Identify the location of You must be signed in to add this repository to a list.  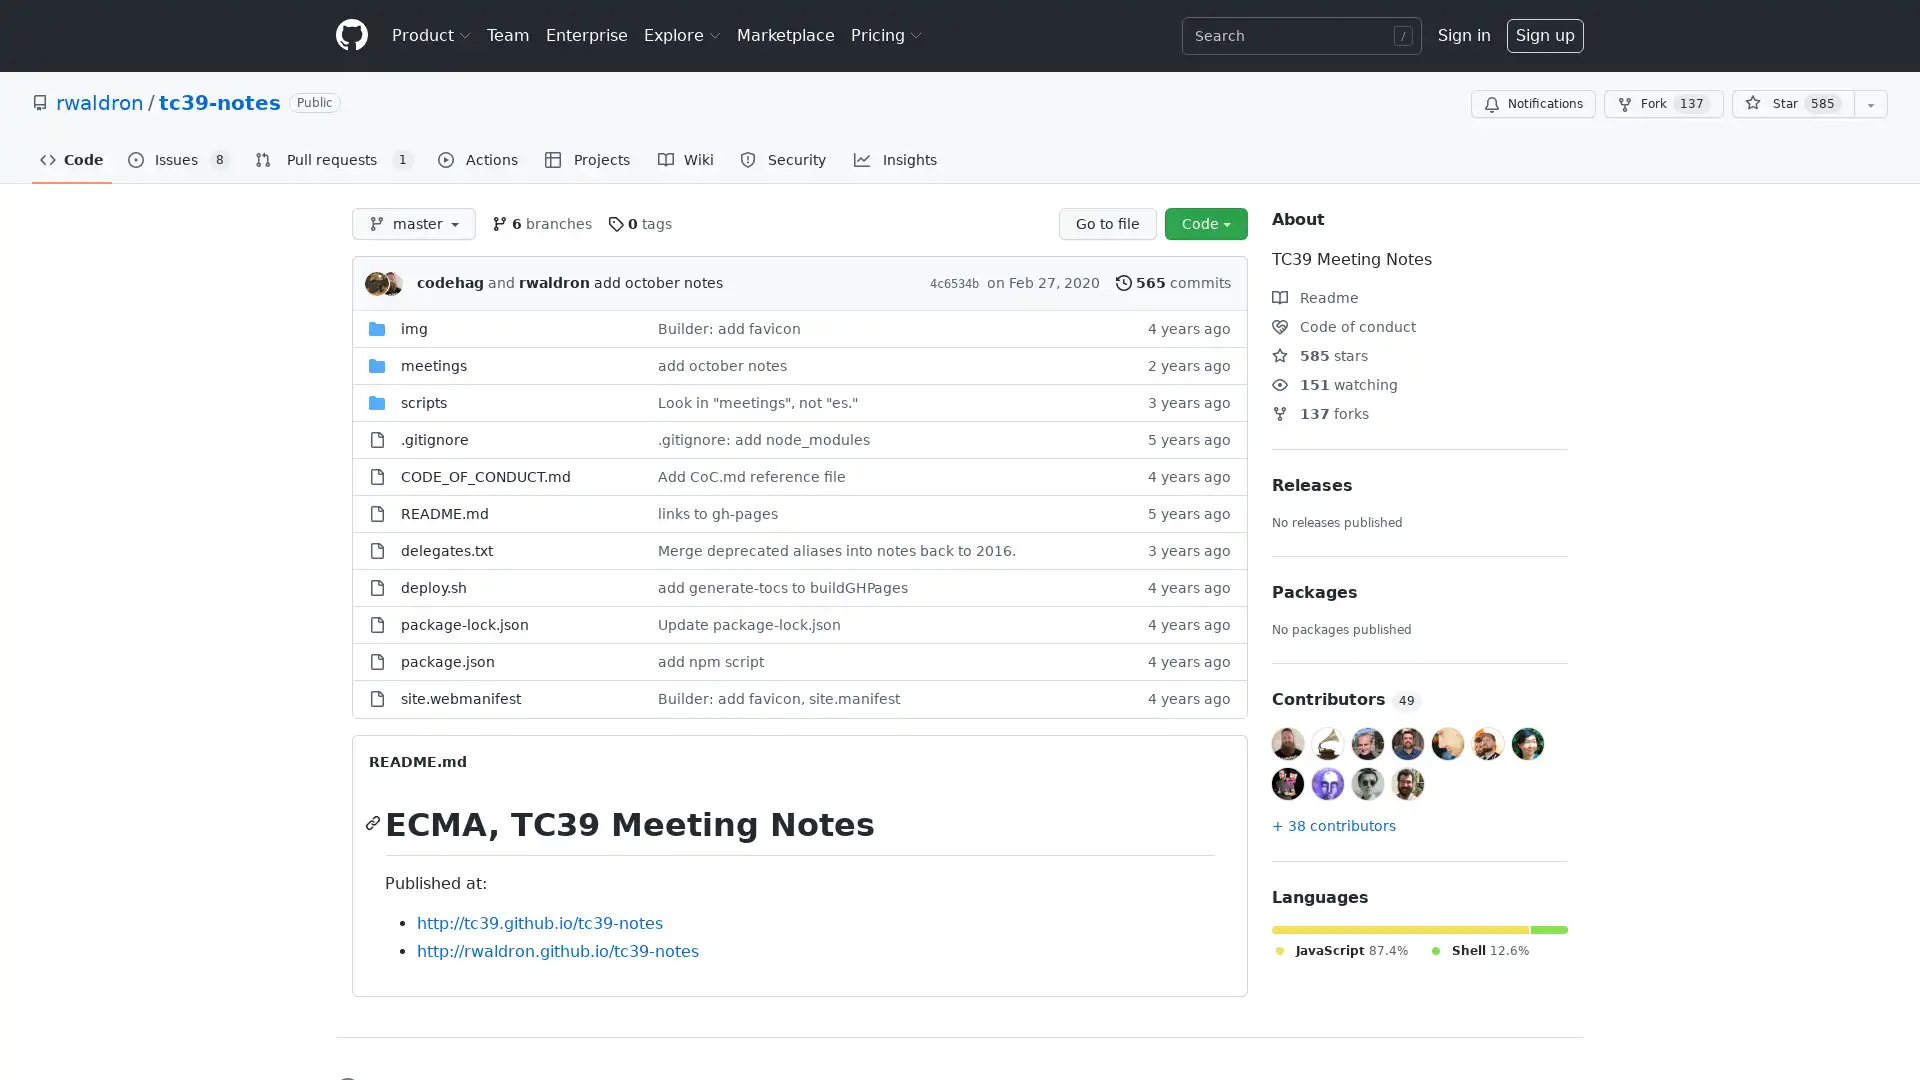
(1870, 104).